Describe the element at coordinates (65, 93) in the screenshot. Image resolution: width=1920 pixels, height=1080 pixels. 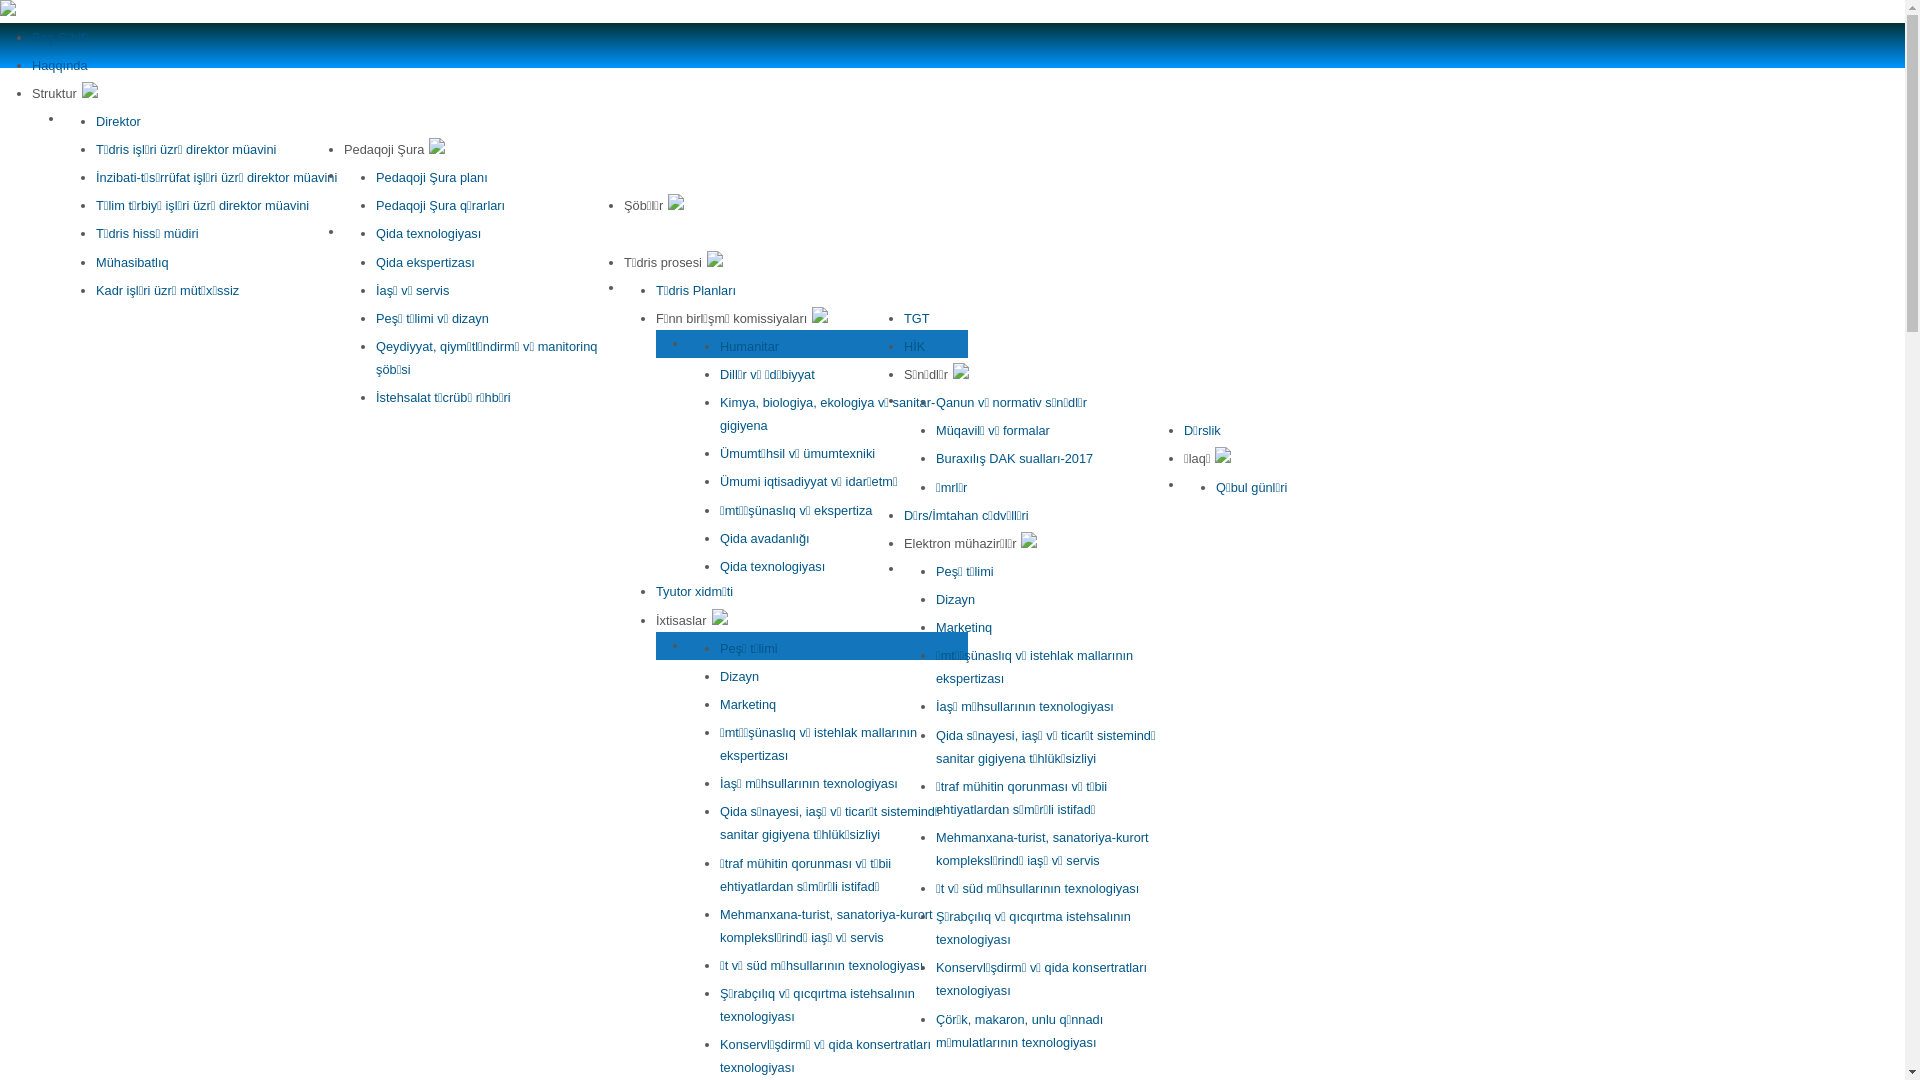
I see `'Struktur'` at that location.